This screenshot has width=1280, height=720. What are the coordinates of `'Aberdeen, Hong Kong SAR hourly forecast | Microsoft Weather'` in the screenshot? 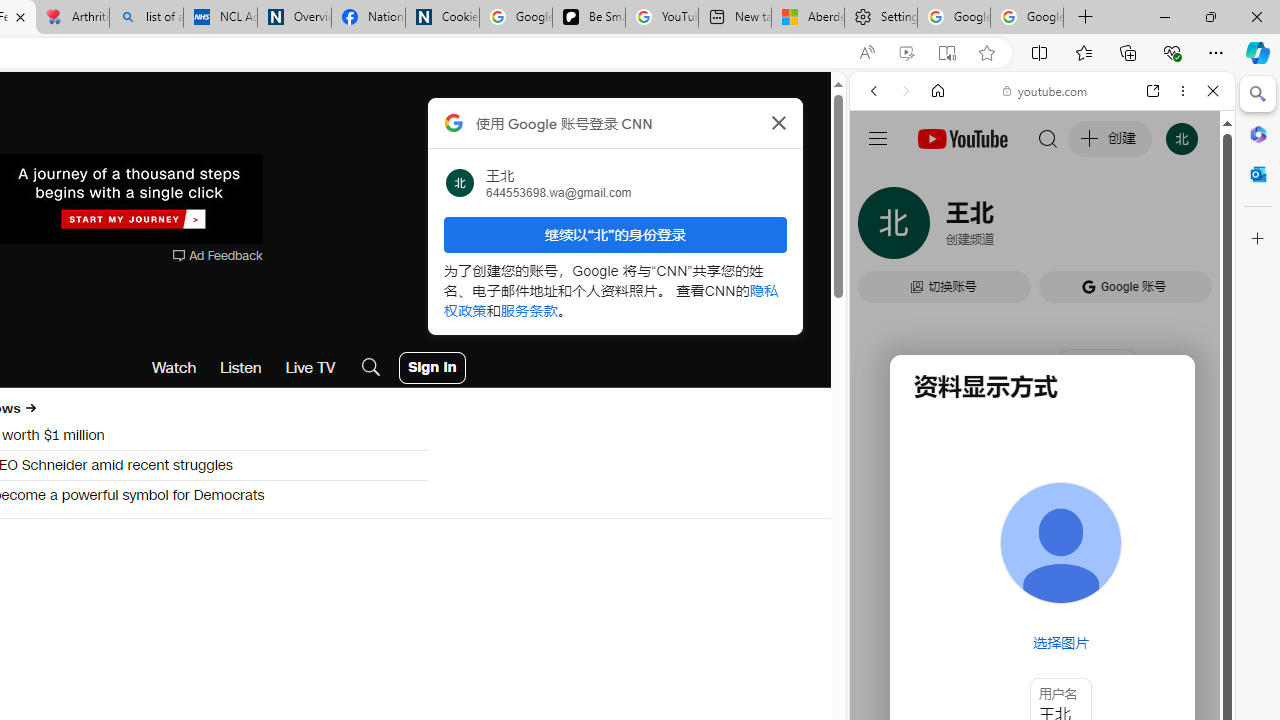 It's located at (807, 17).